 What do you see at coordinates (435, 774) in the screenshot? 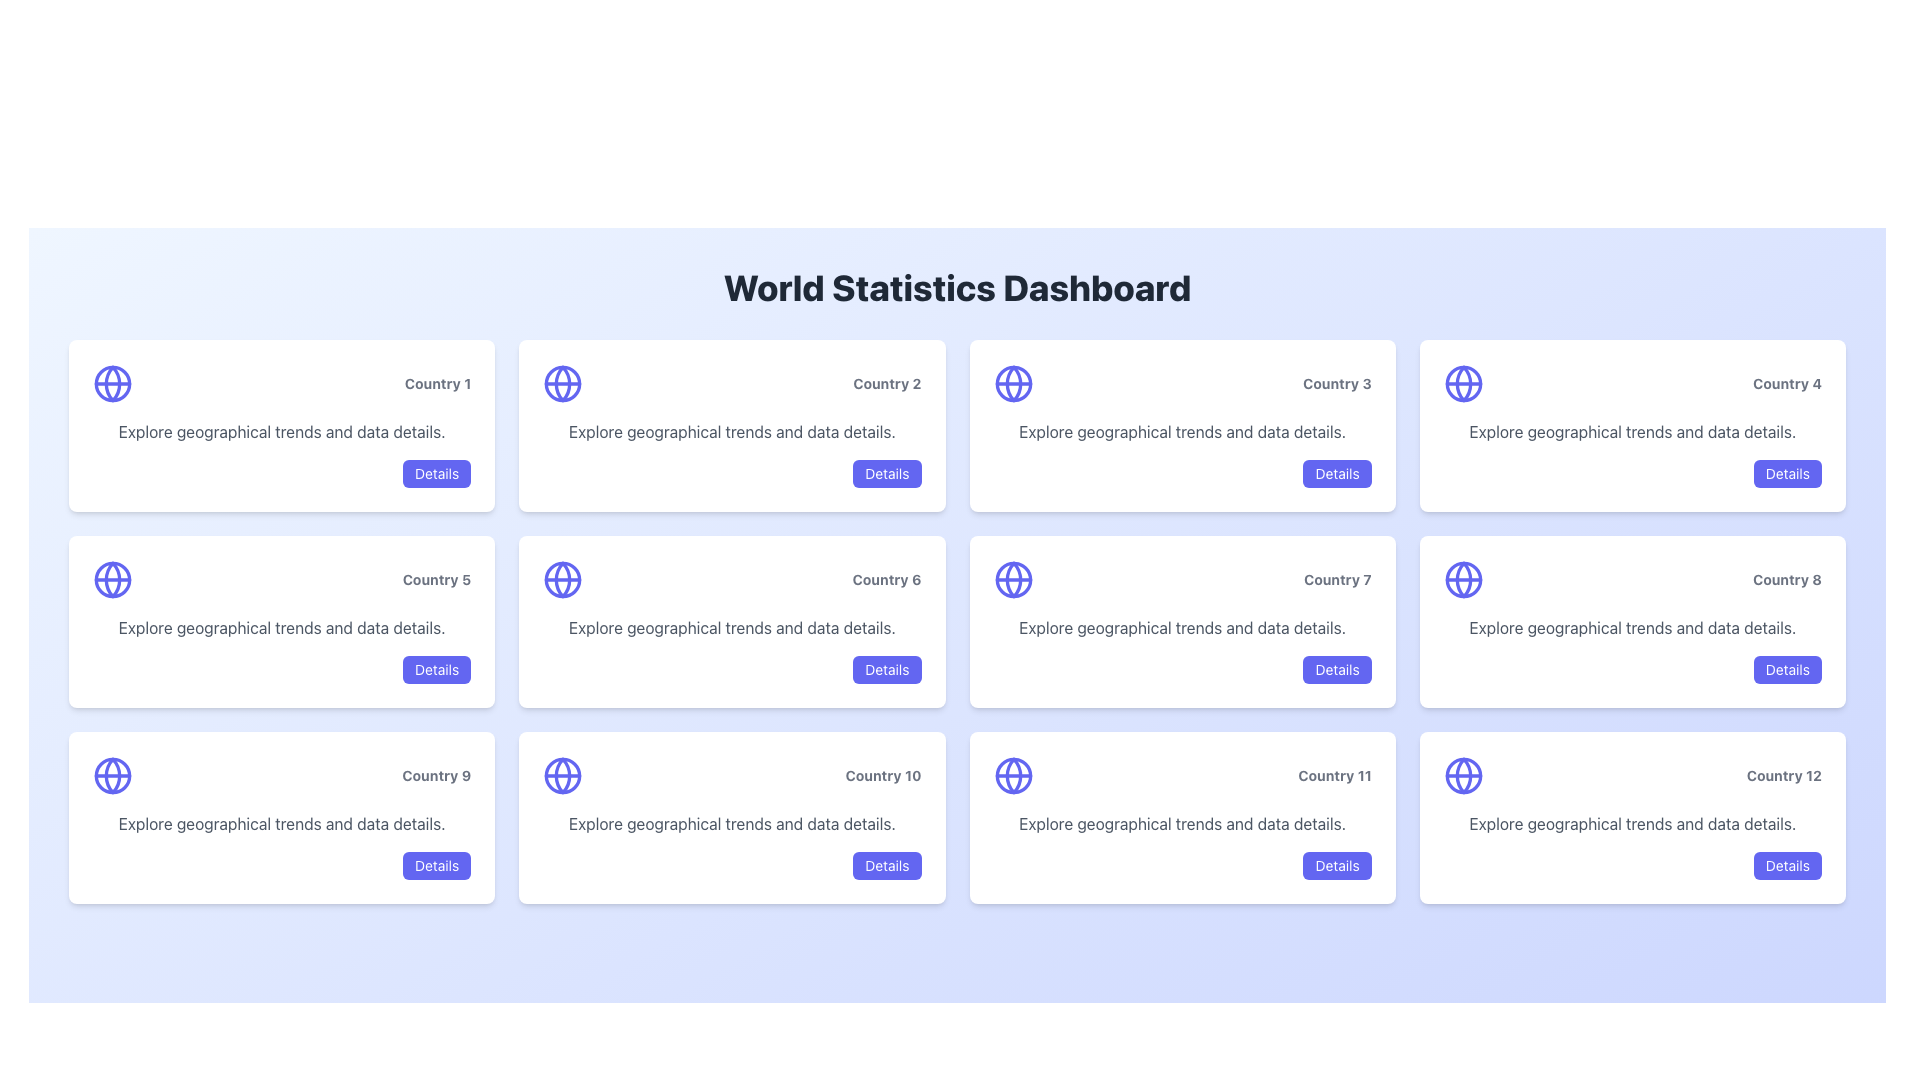
I see `the text label displaying 'Country 9', which is styled in a smaller bold gray font and located in the bottom-left card of a 3x4 grid layout` at bounding box center [435, 774].